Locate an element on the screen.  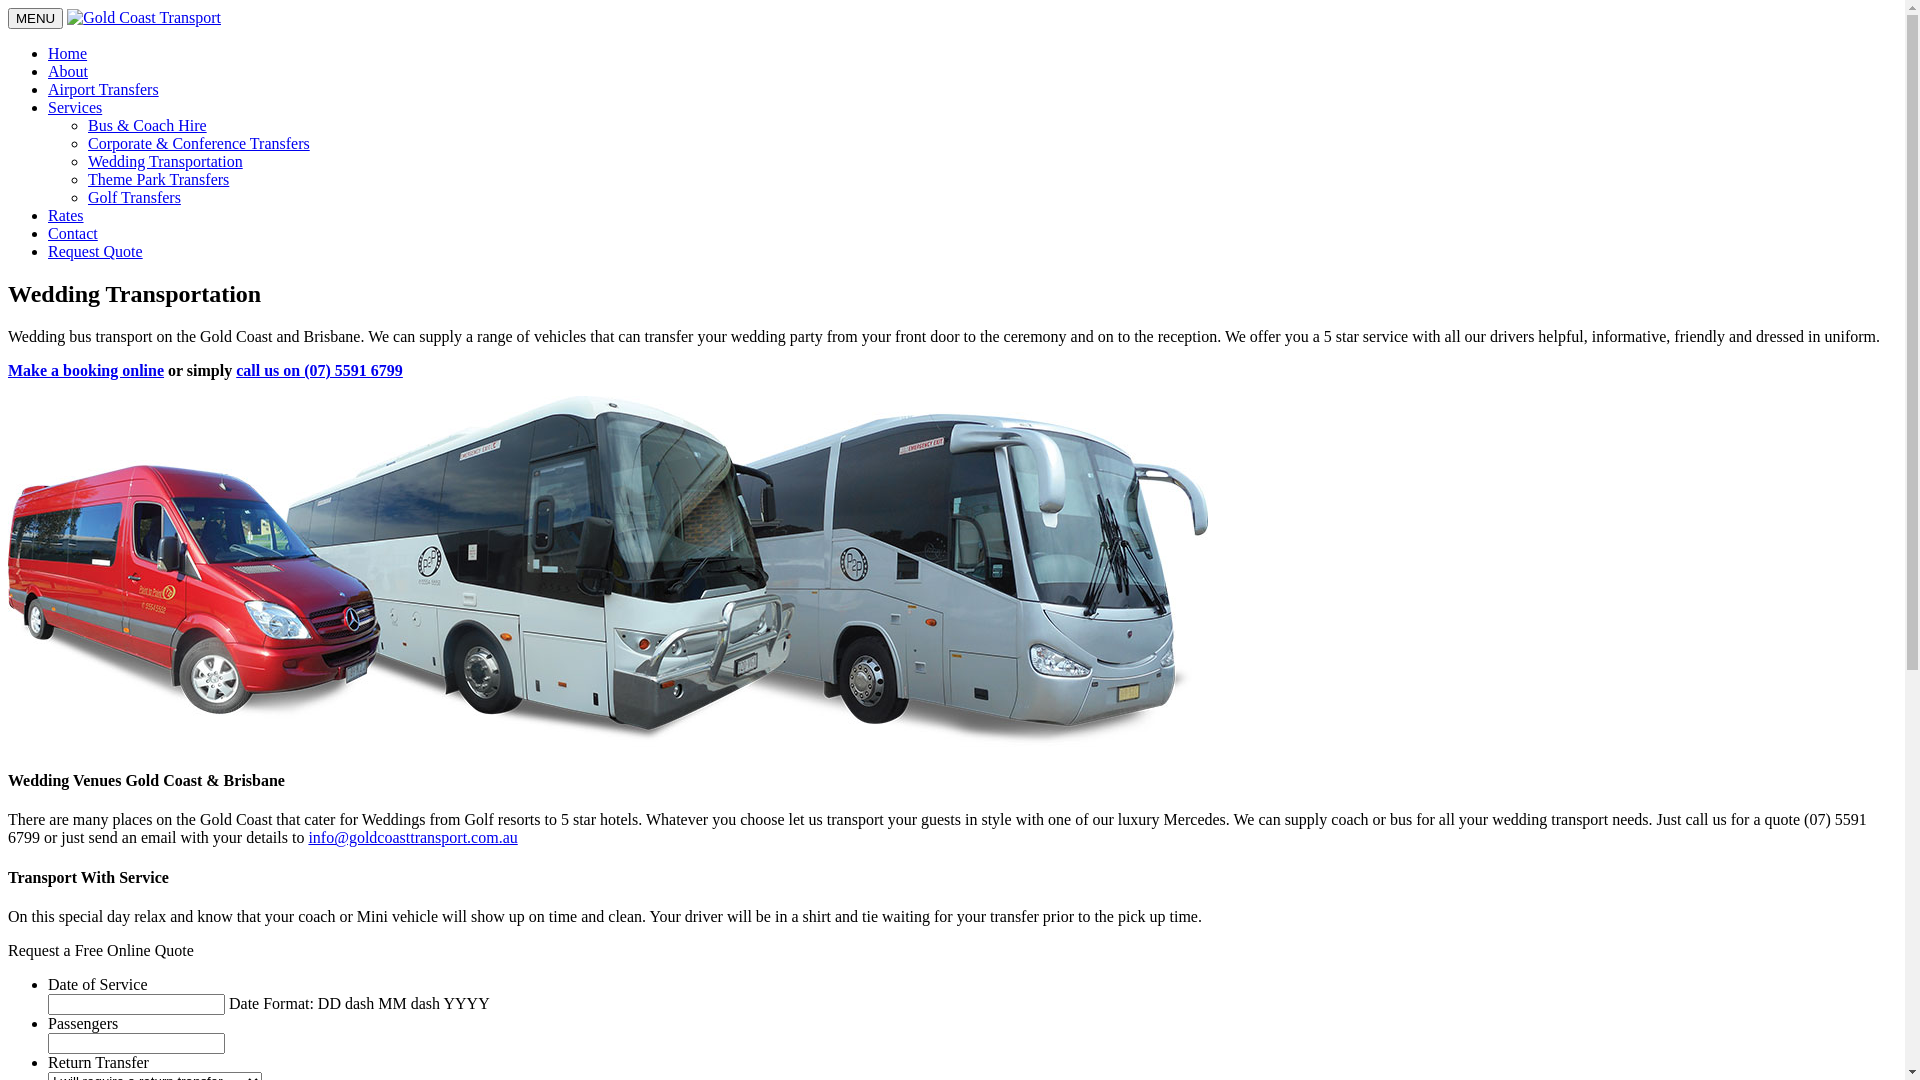
'Golf Transfers' is located at coordinates (133, 197).